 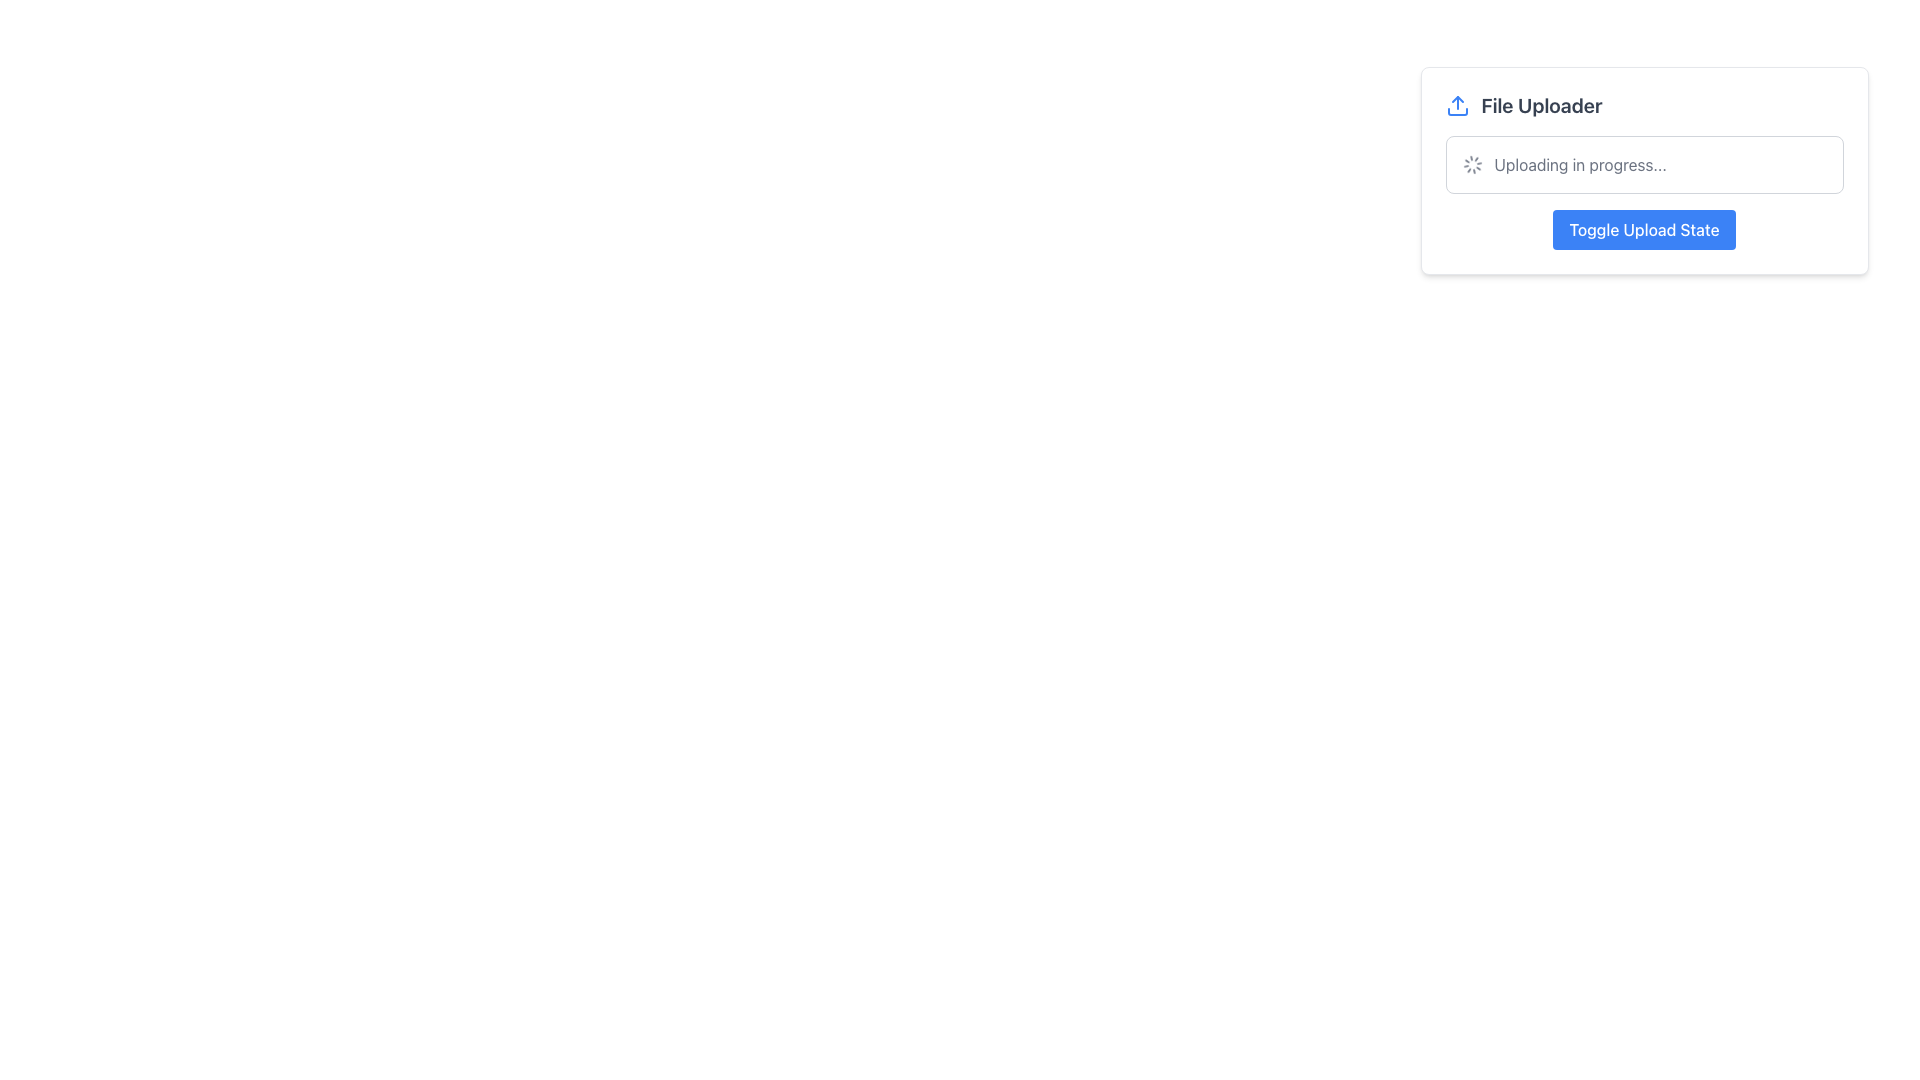 What do you see at coordinates (1644, 229) in the screenshot?
I see `the blue rectangular button labeled 'Toggle Upload State' located below the 'Uploading in progress...' message` at bounding box center [1644, 229].